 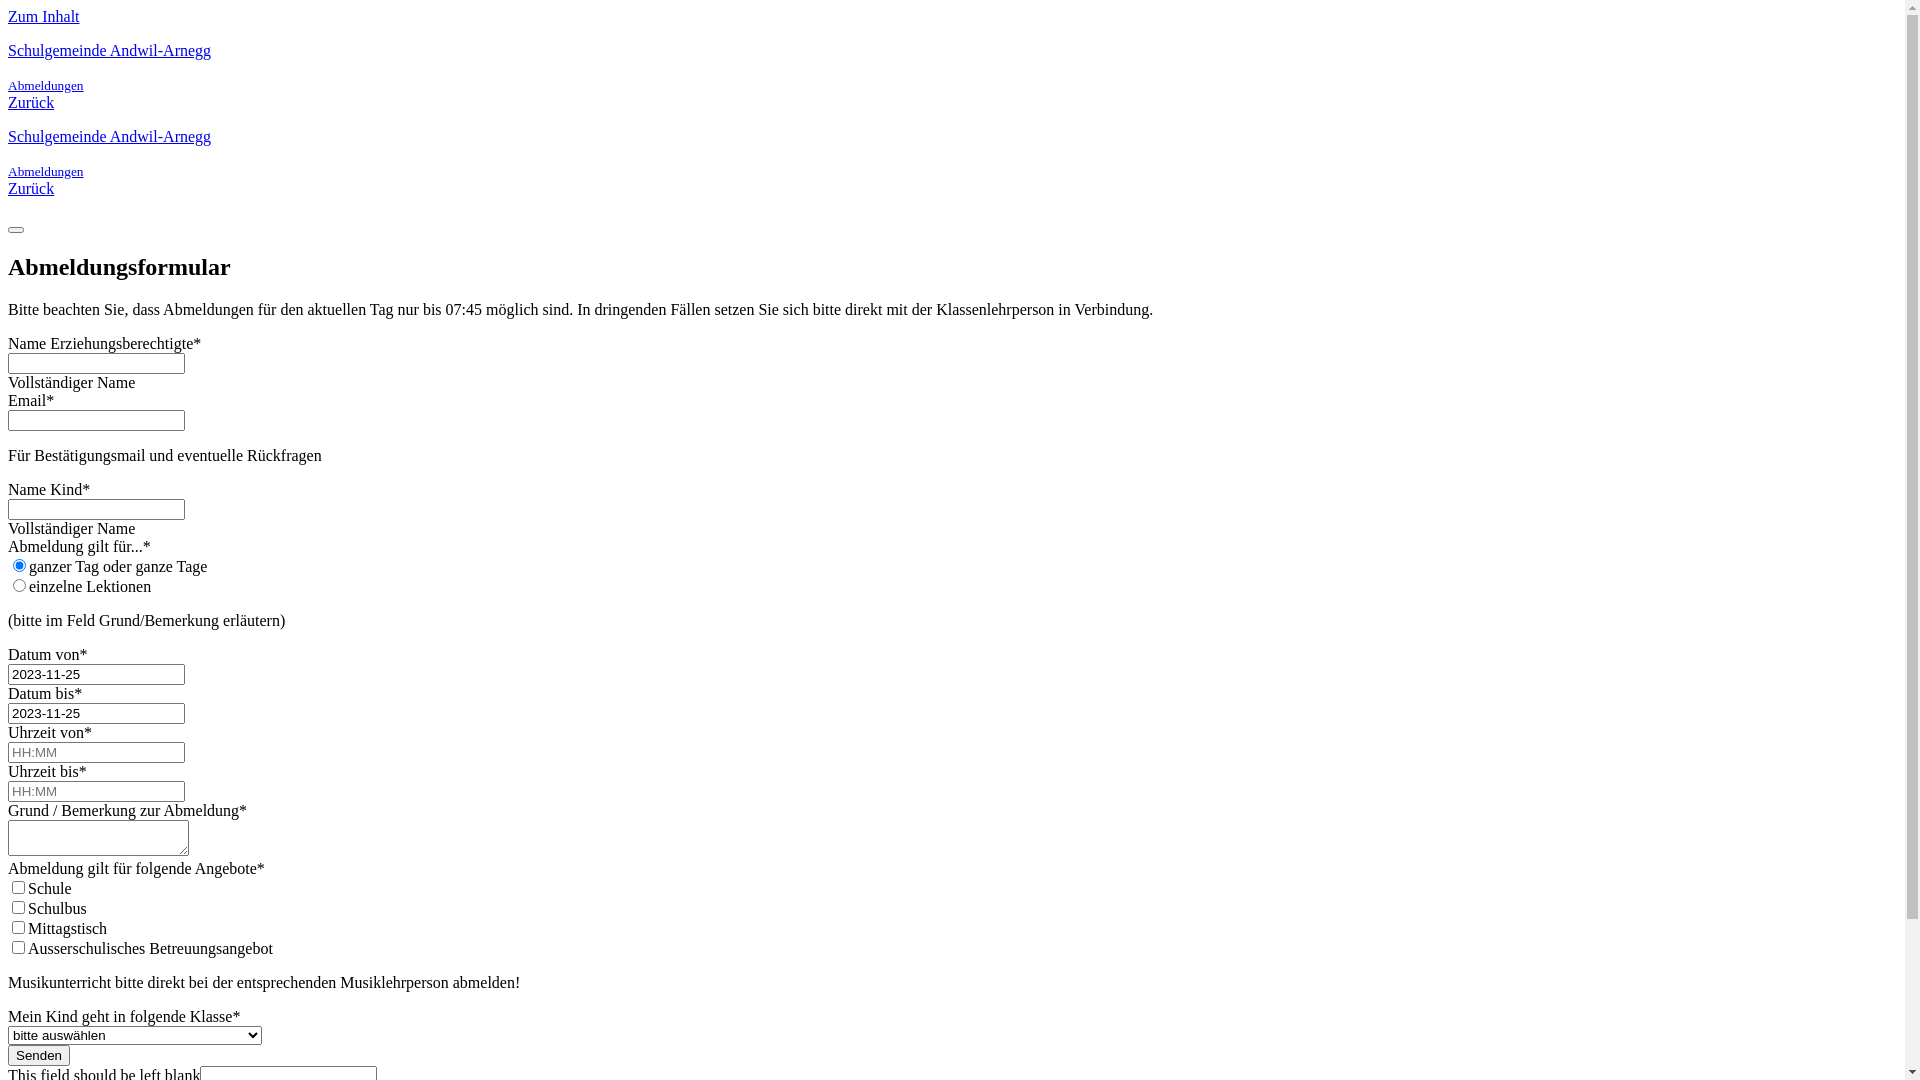 I want to click on 'Zum Inhalt', so click(x=43, y=16).